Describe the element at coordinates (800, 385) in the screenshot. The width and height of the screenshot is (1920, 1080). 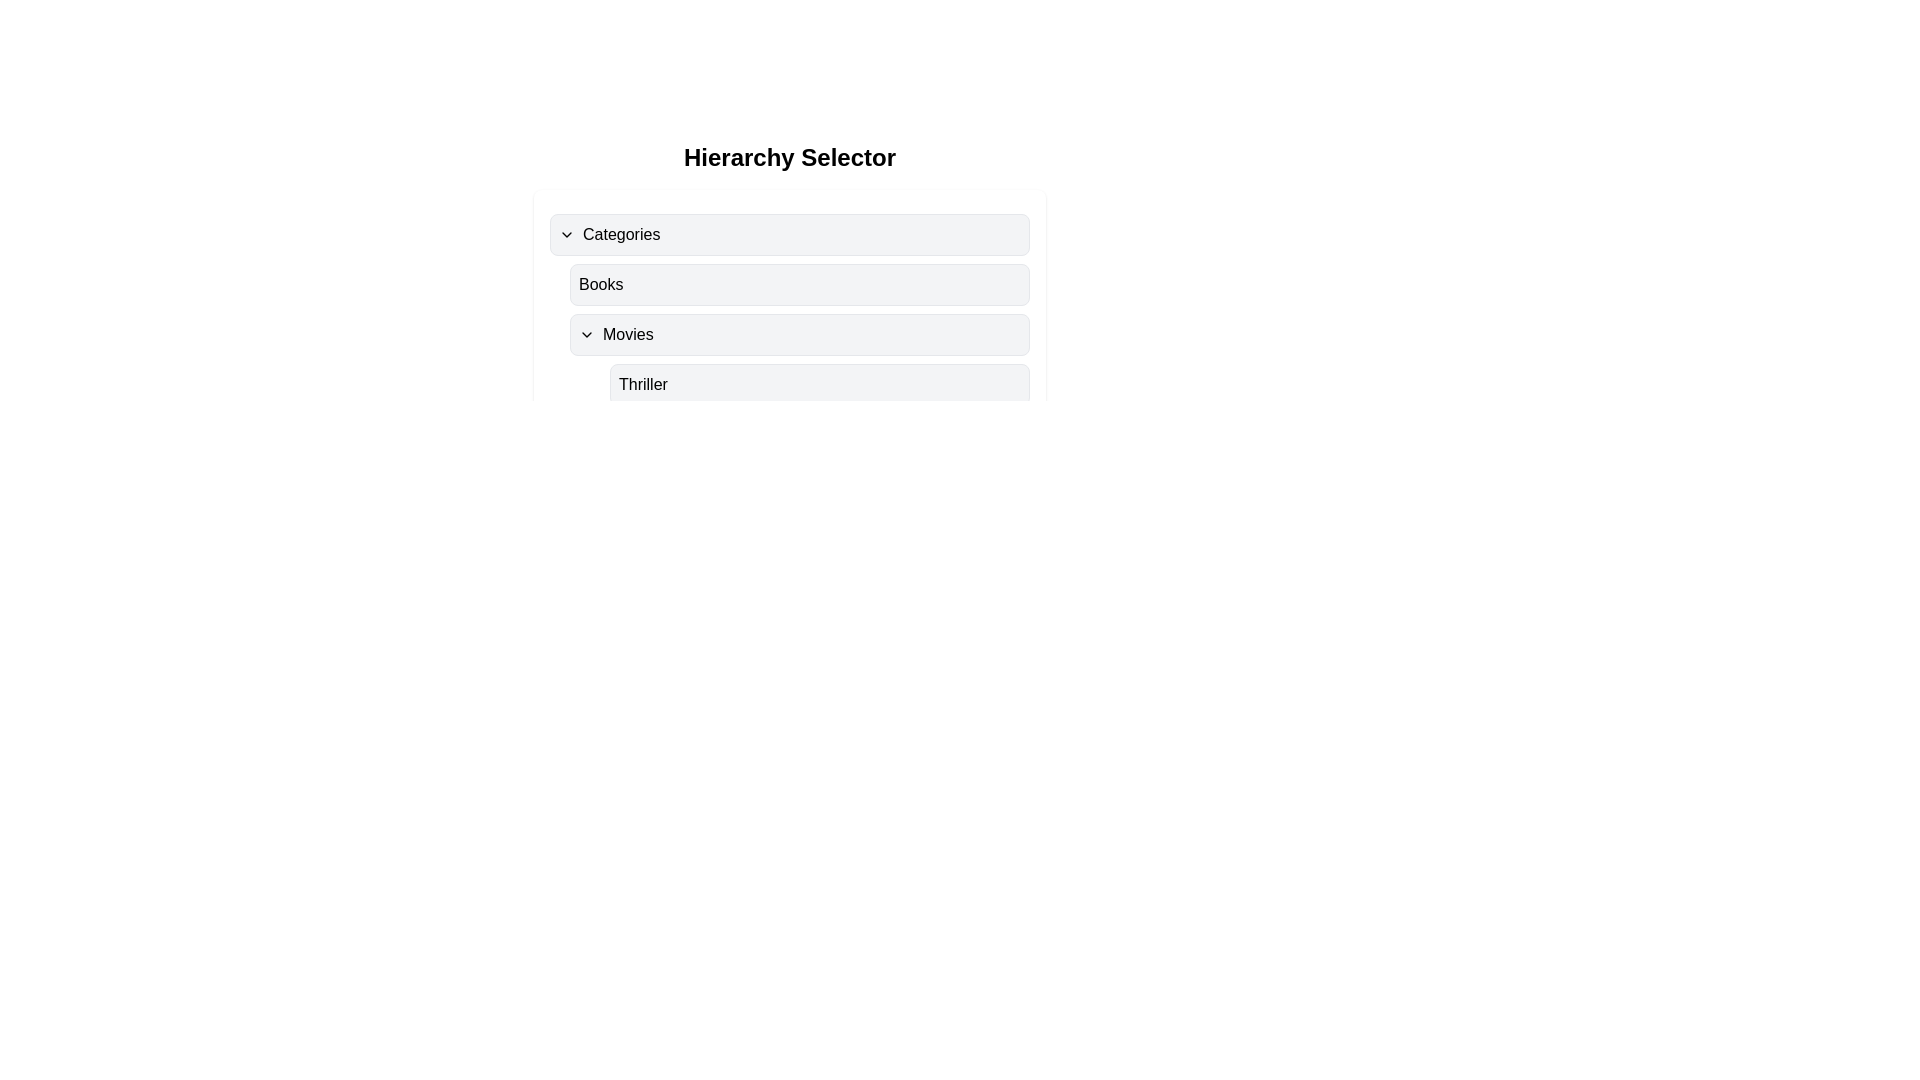
I see `the 'Thriller' list item under the 'Movies' section` at that location.